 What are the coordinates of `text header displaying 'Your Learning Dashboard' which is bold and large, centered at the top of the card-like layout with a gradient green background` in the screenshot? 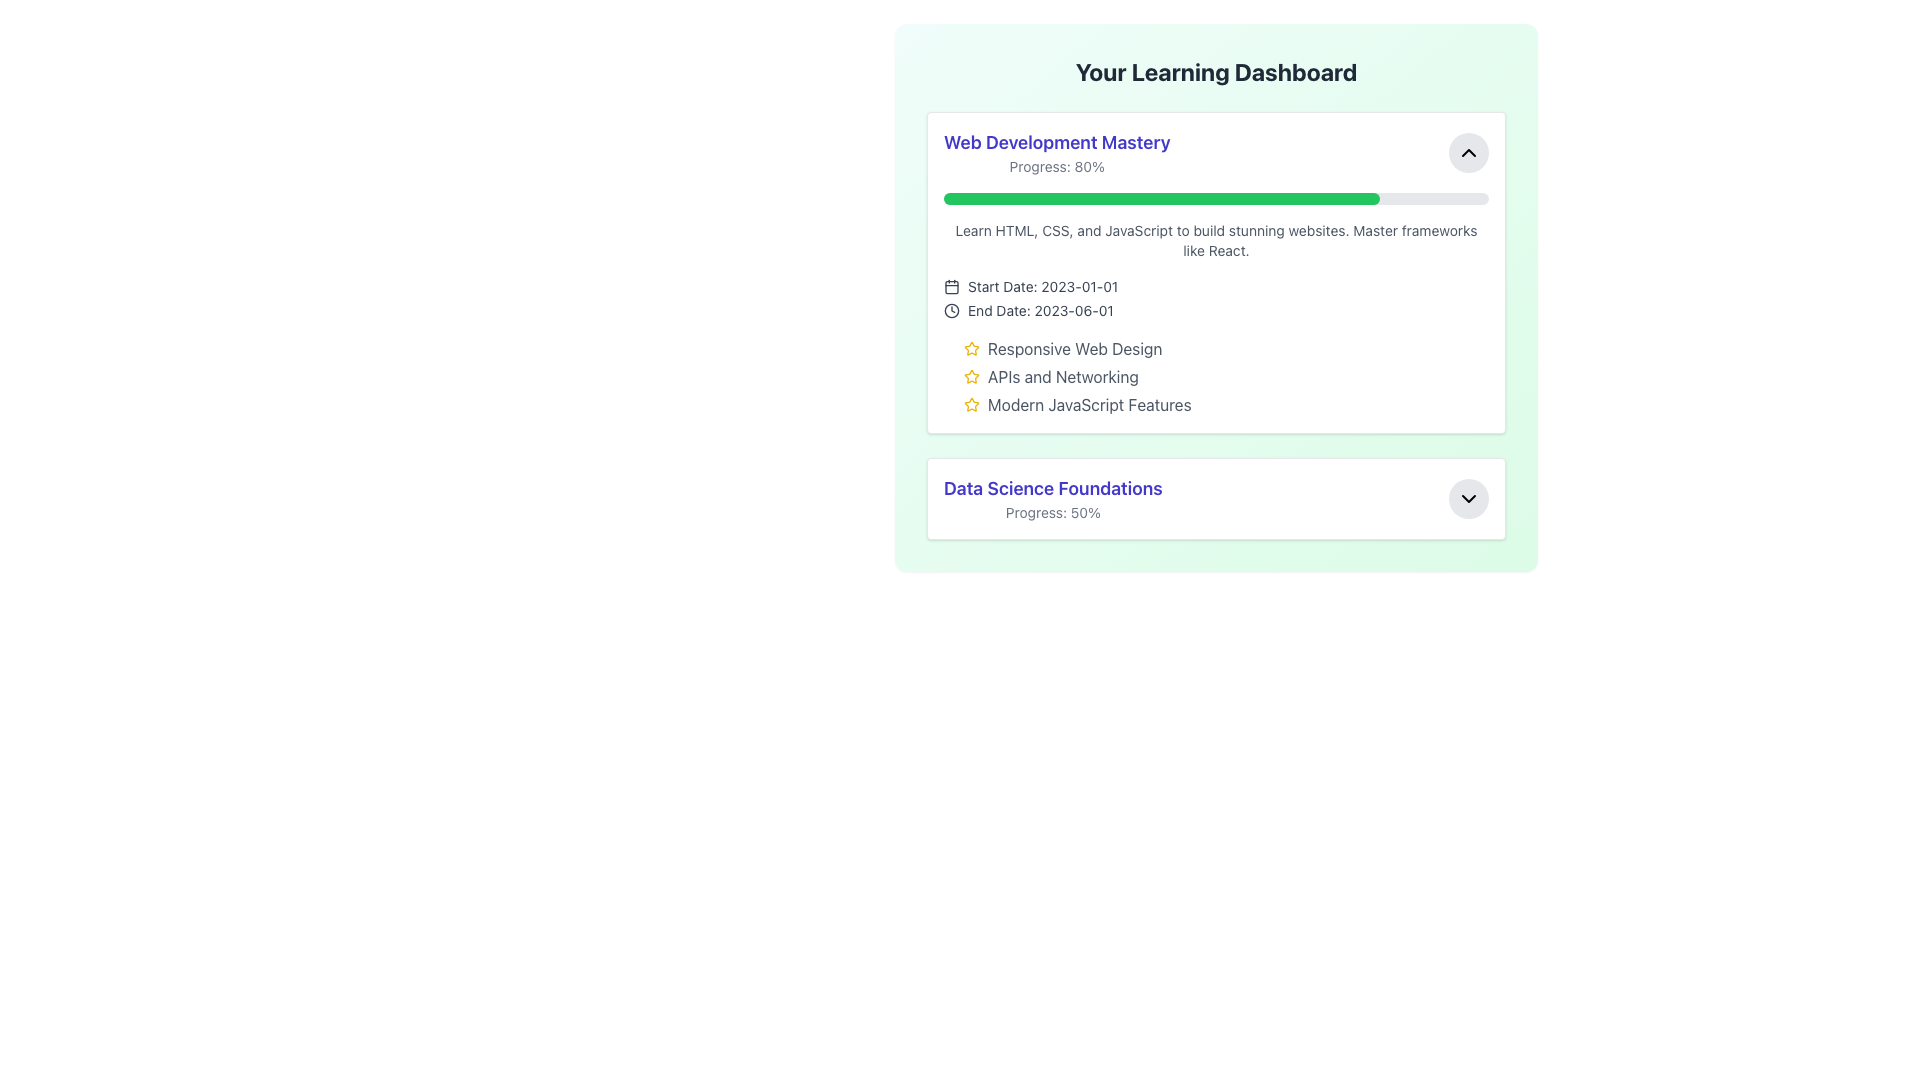 It's located at (1215, 71).